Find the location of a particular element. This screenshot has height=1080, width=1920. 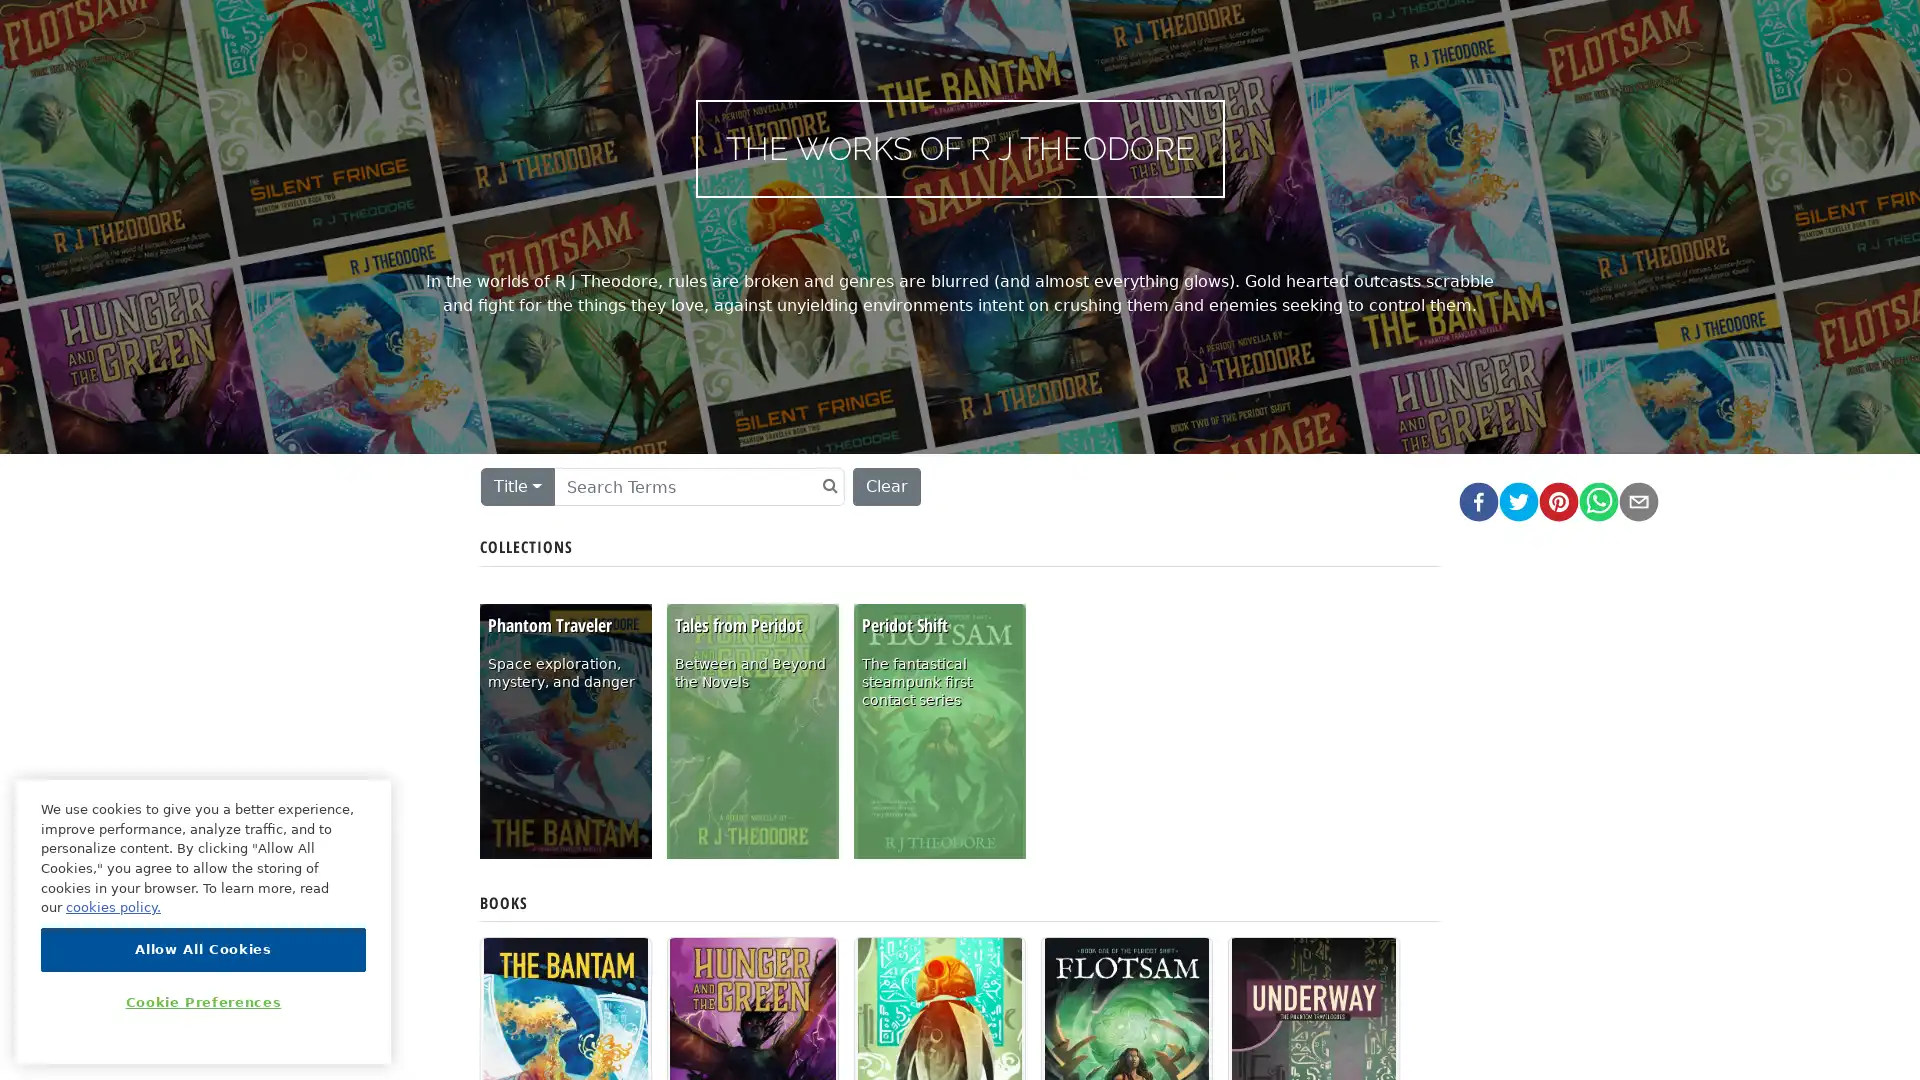

pinterest is located at coordinates (1557, 499).